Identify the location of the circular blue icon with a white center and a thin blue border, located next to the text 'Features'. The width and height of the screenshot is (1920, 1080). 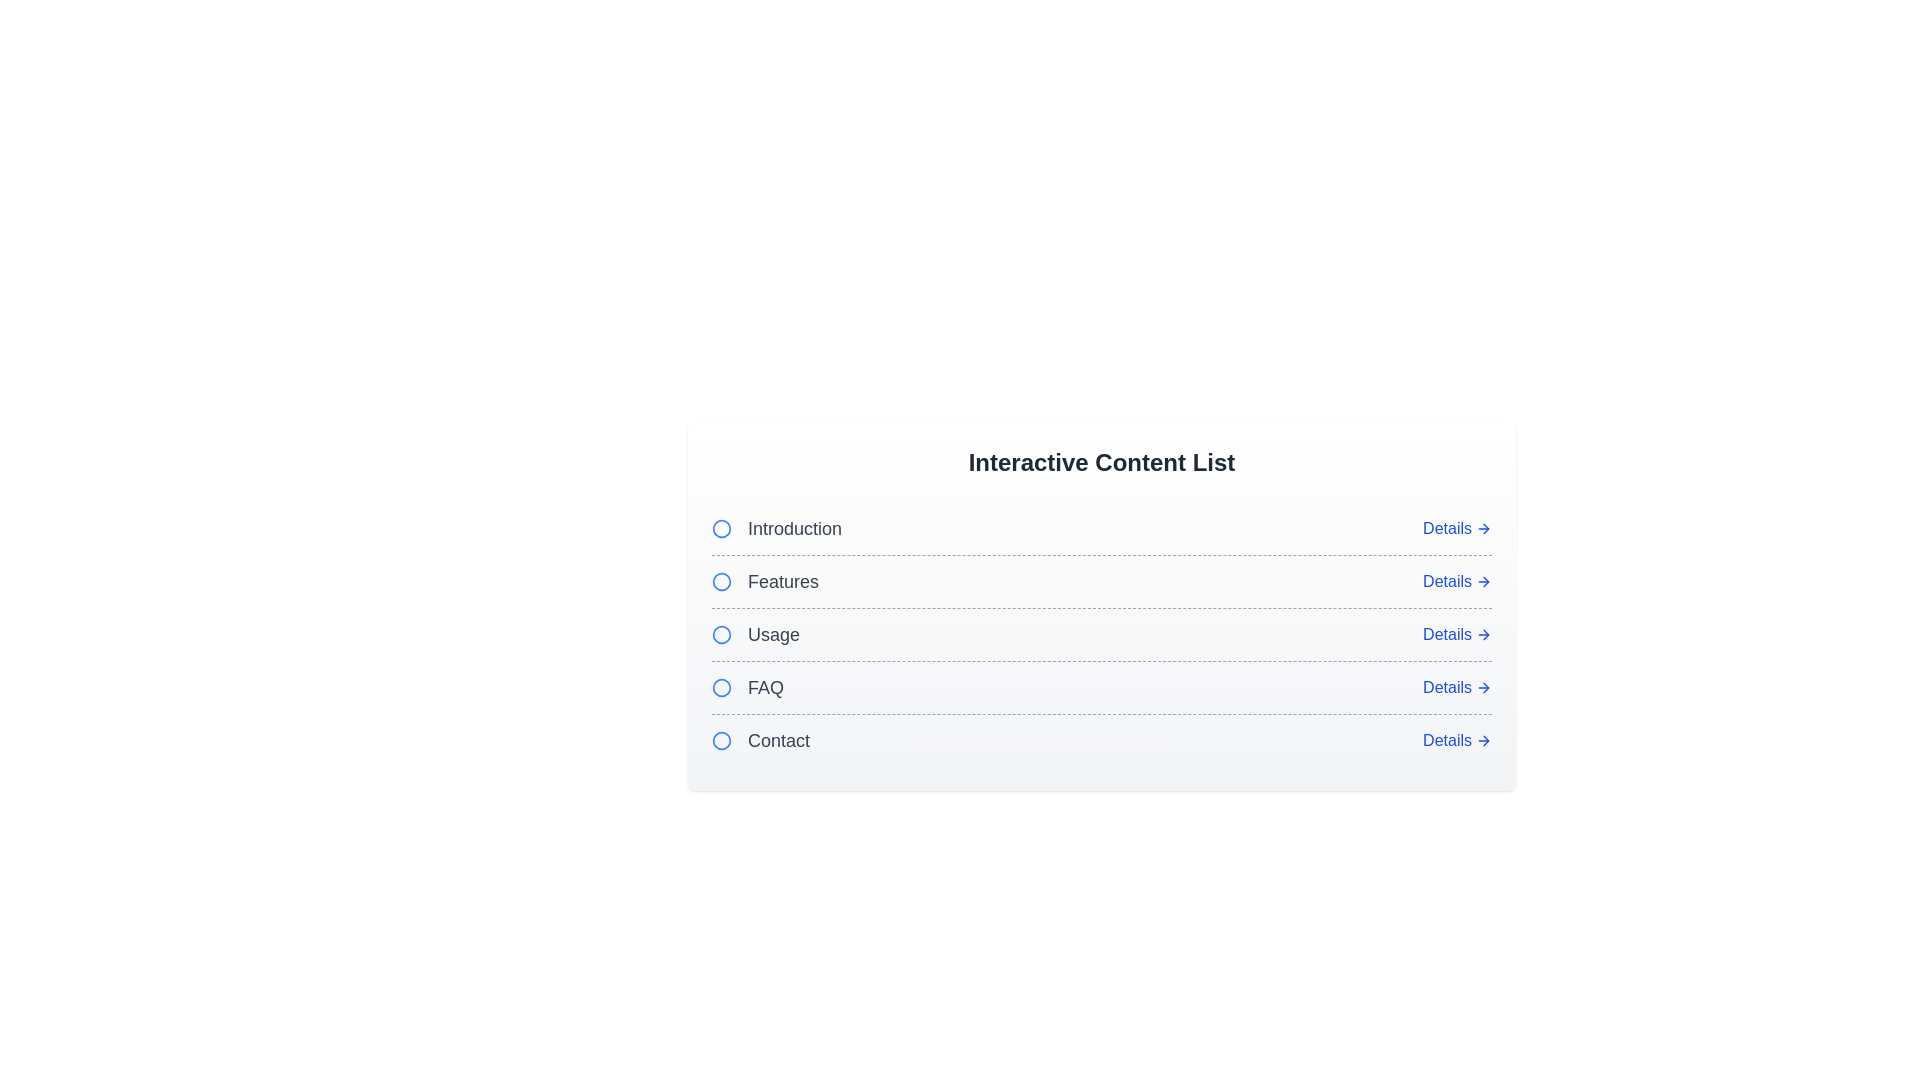
(720, 582).